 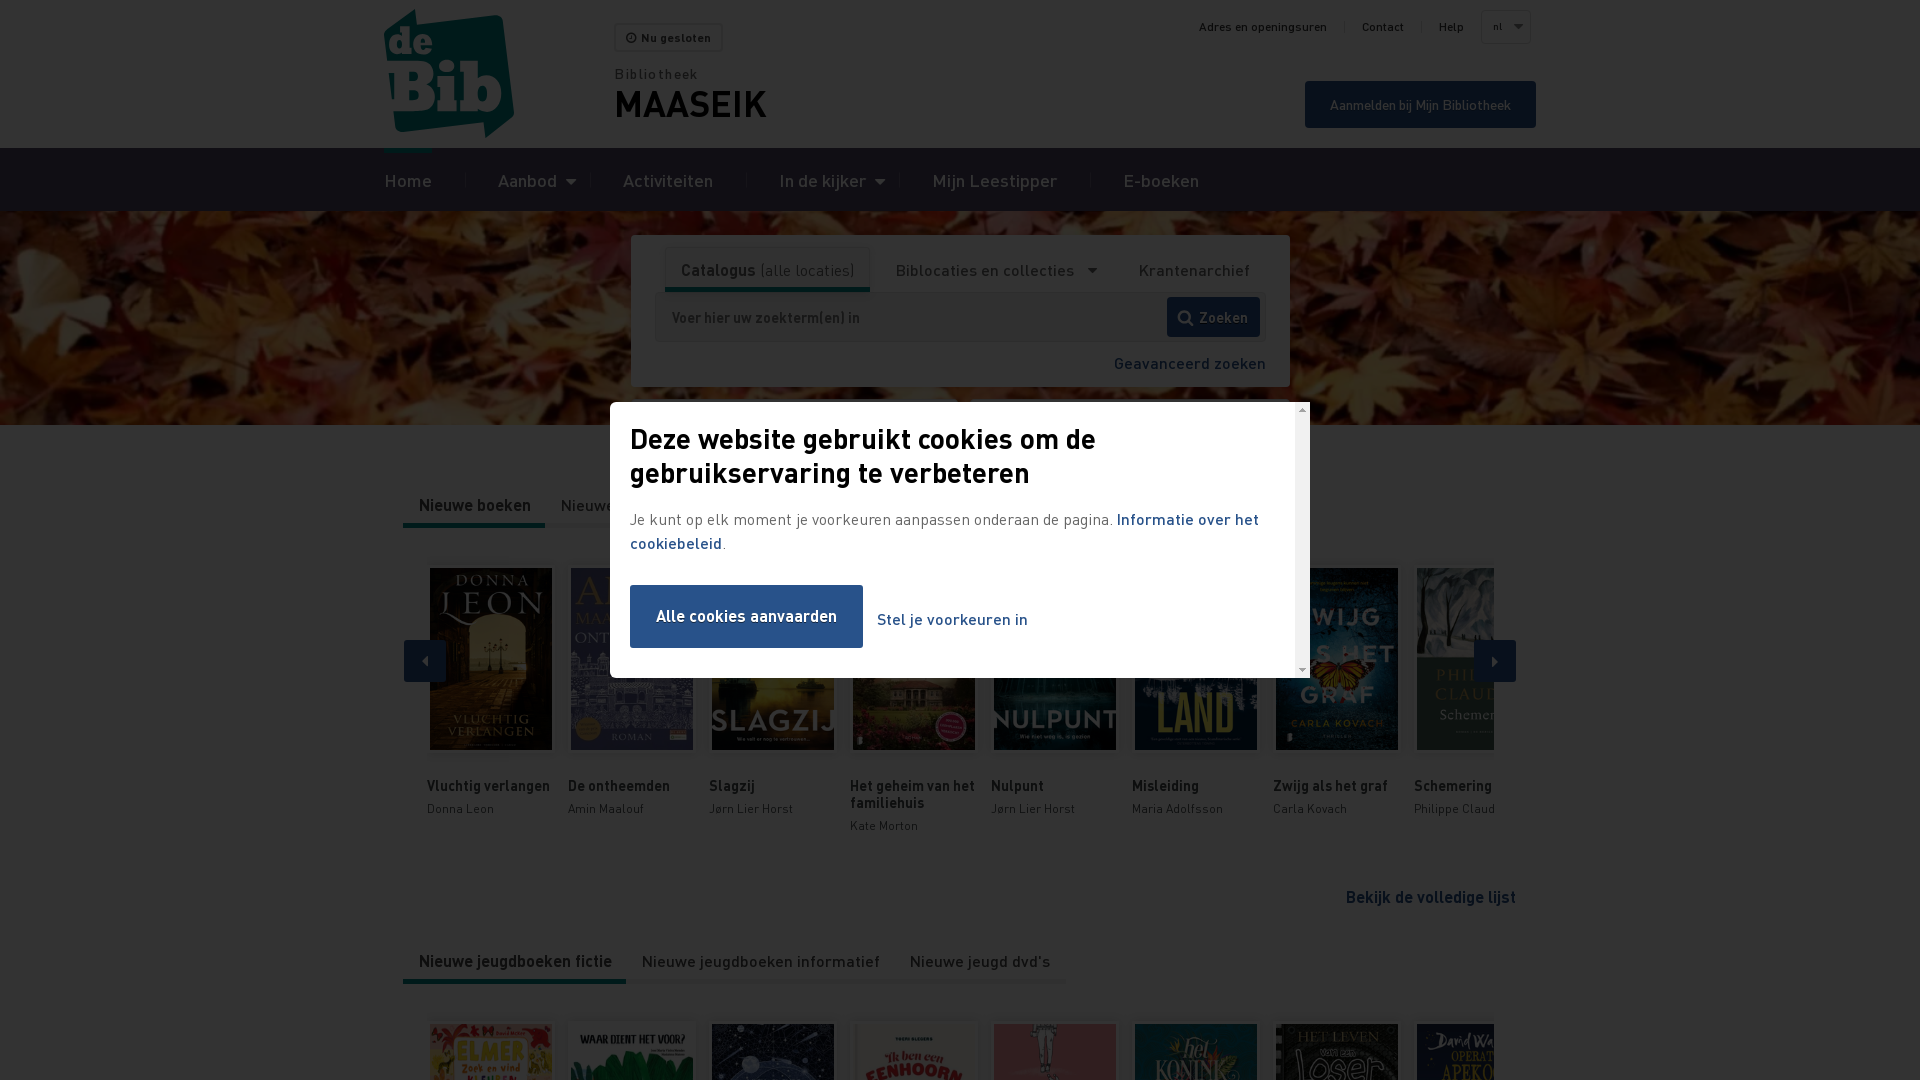 I want to click on 'Geavanceerd zoeken', so click(x=1190, y=362).